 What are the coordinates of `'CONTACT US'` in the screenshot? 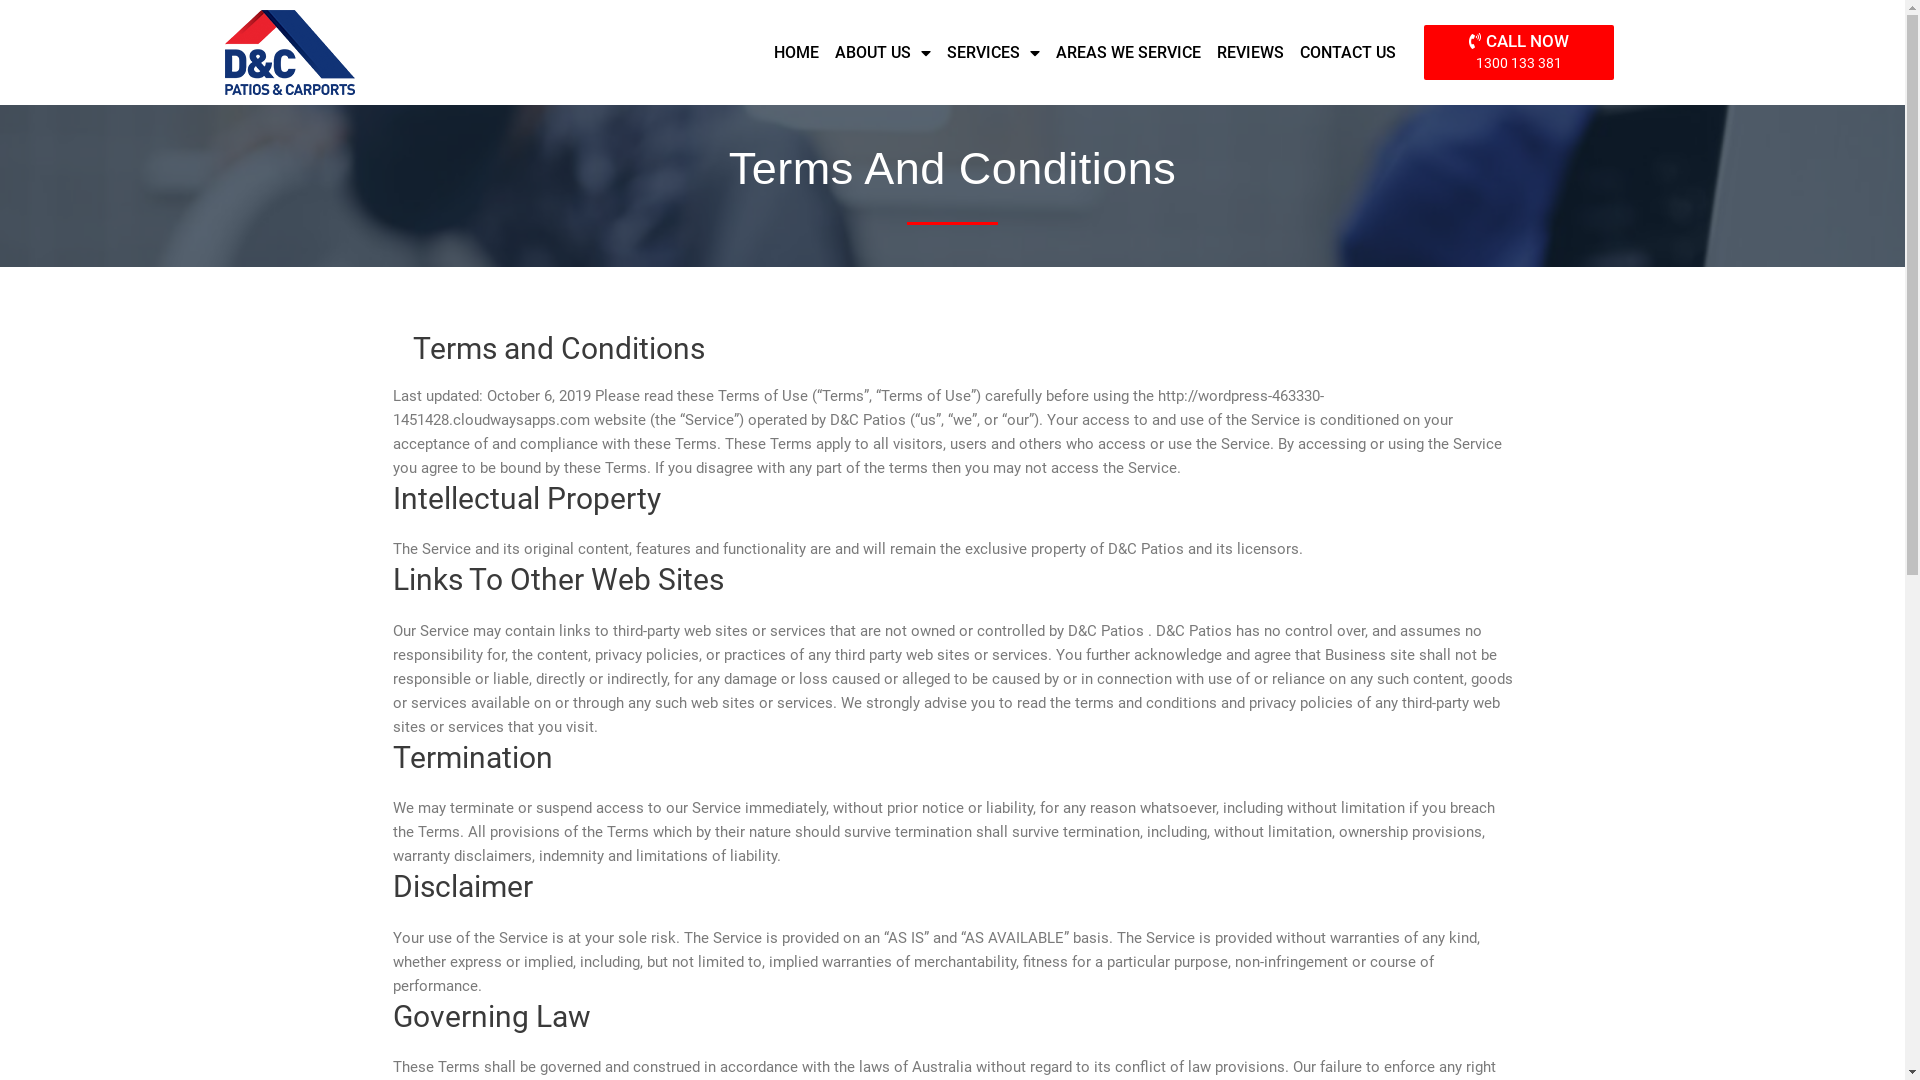 It's located at (1348, 50).